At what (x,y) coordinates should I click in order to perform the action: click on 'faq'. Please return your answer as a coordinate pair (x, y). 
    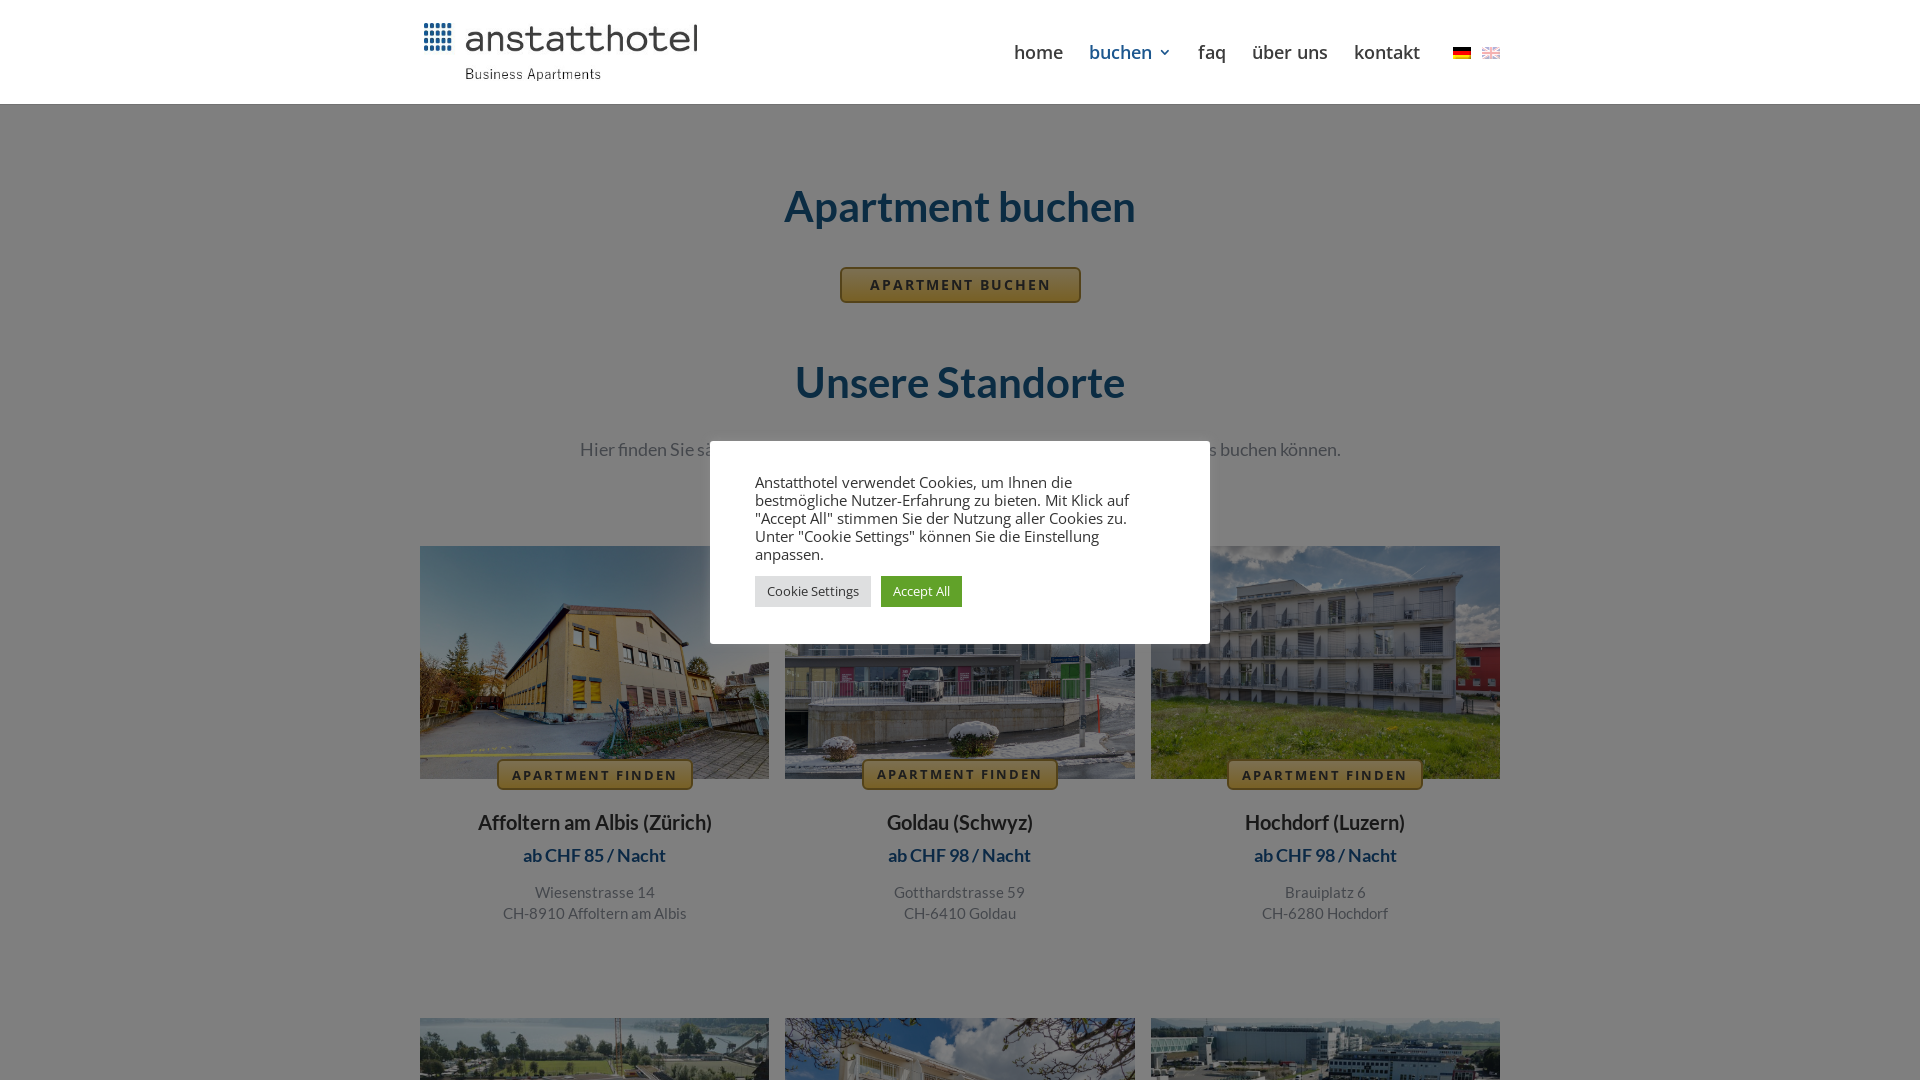
    Looking at the image, I should click on (1210, 73).